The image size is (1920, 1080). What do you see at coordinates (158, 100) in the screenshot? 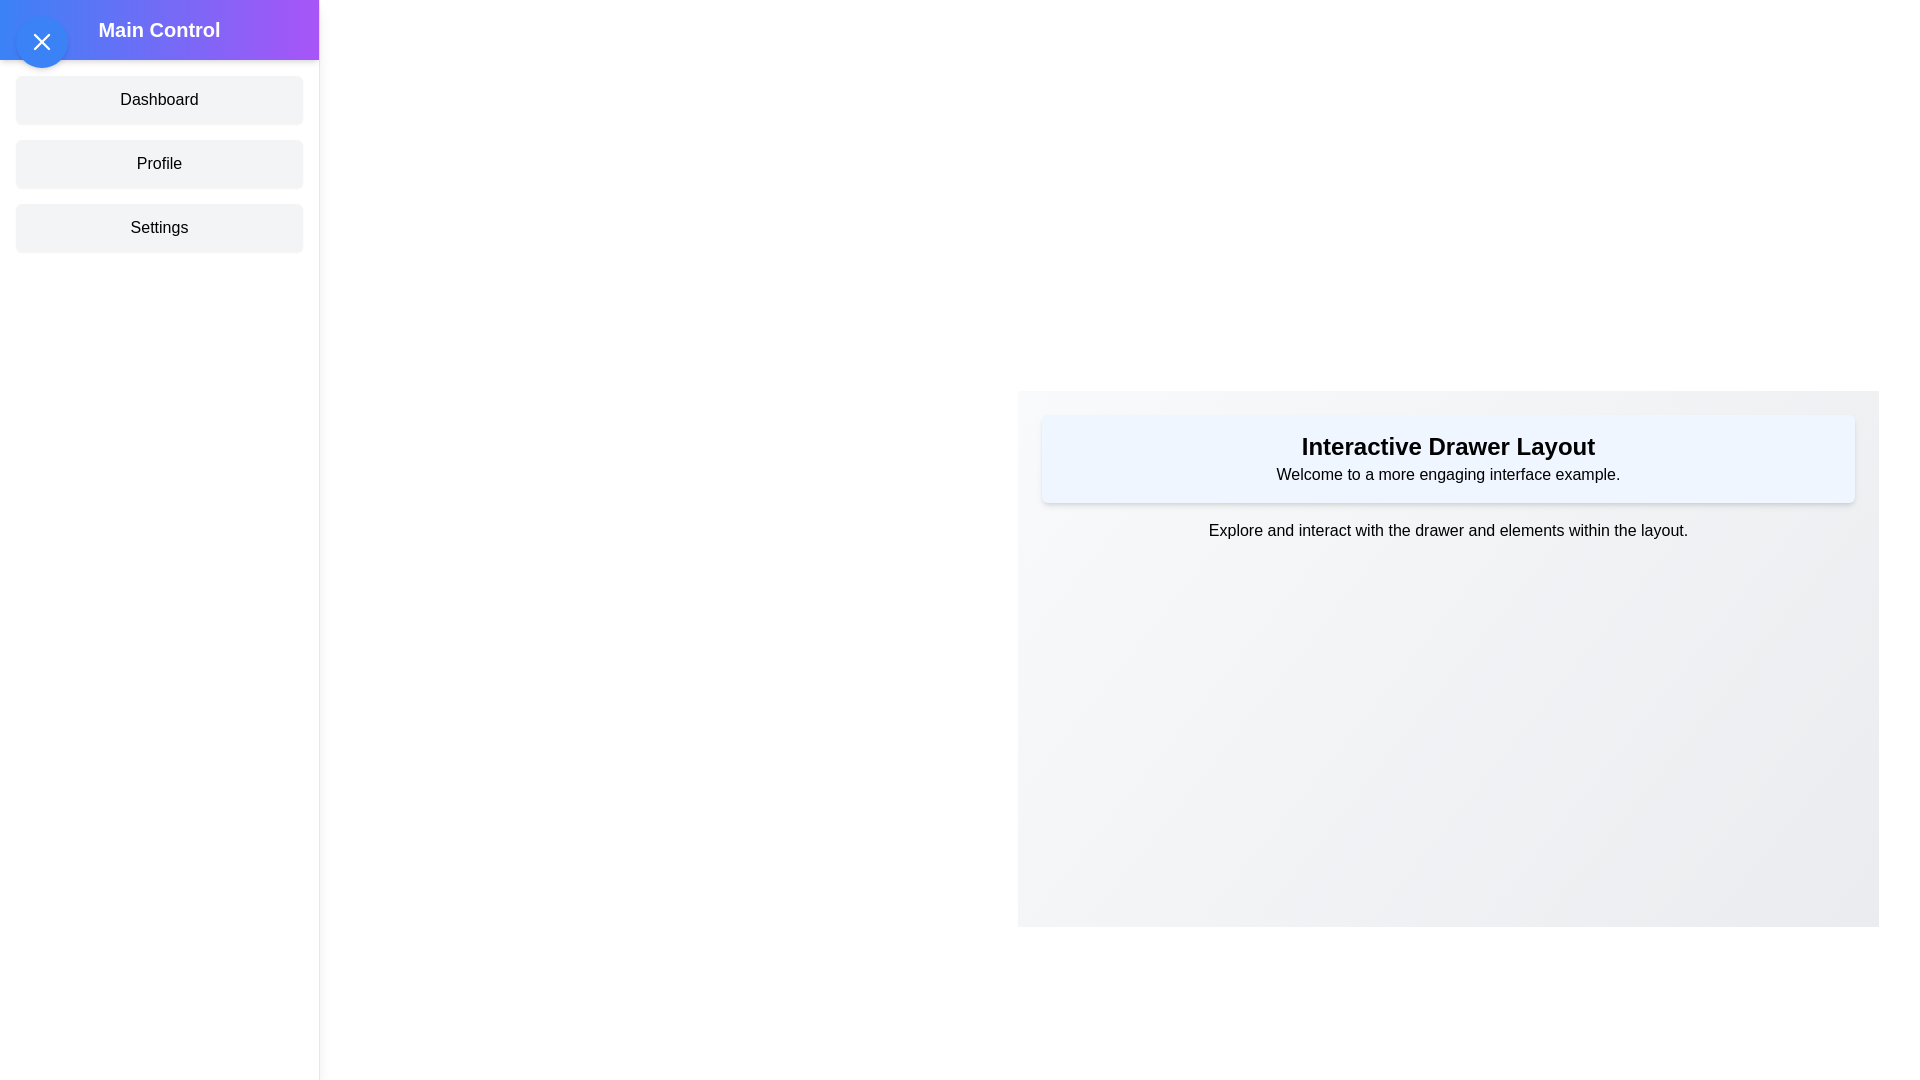
I see `the menu option Dashboard from the drawer` at bounding box center [158, 100].